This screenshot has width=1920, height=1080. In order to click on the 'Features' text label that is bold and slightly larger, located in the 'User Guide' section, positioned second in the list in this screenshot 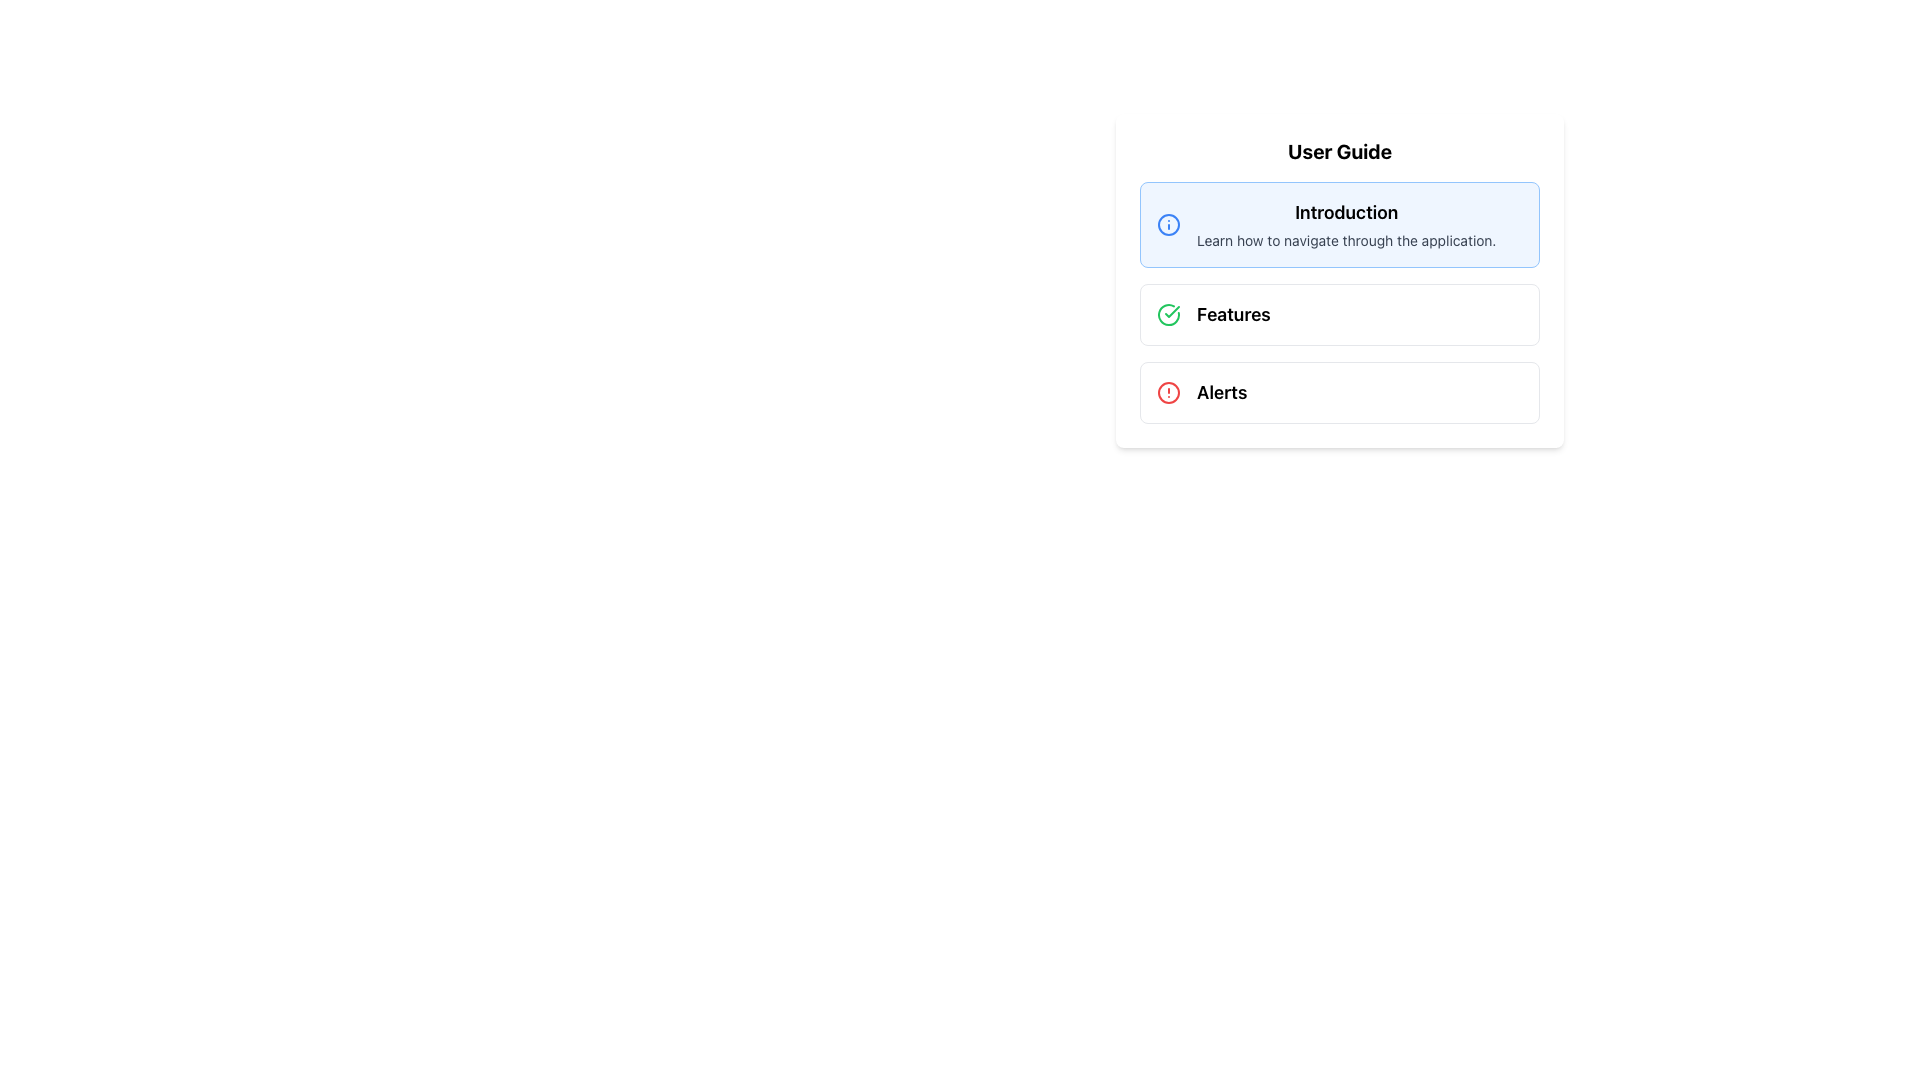, I will do `click(1232, 315)`.